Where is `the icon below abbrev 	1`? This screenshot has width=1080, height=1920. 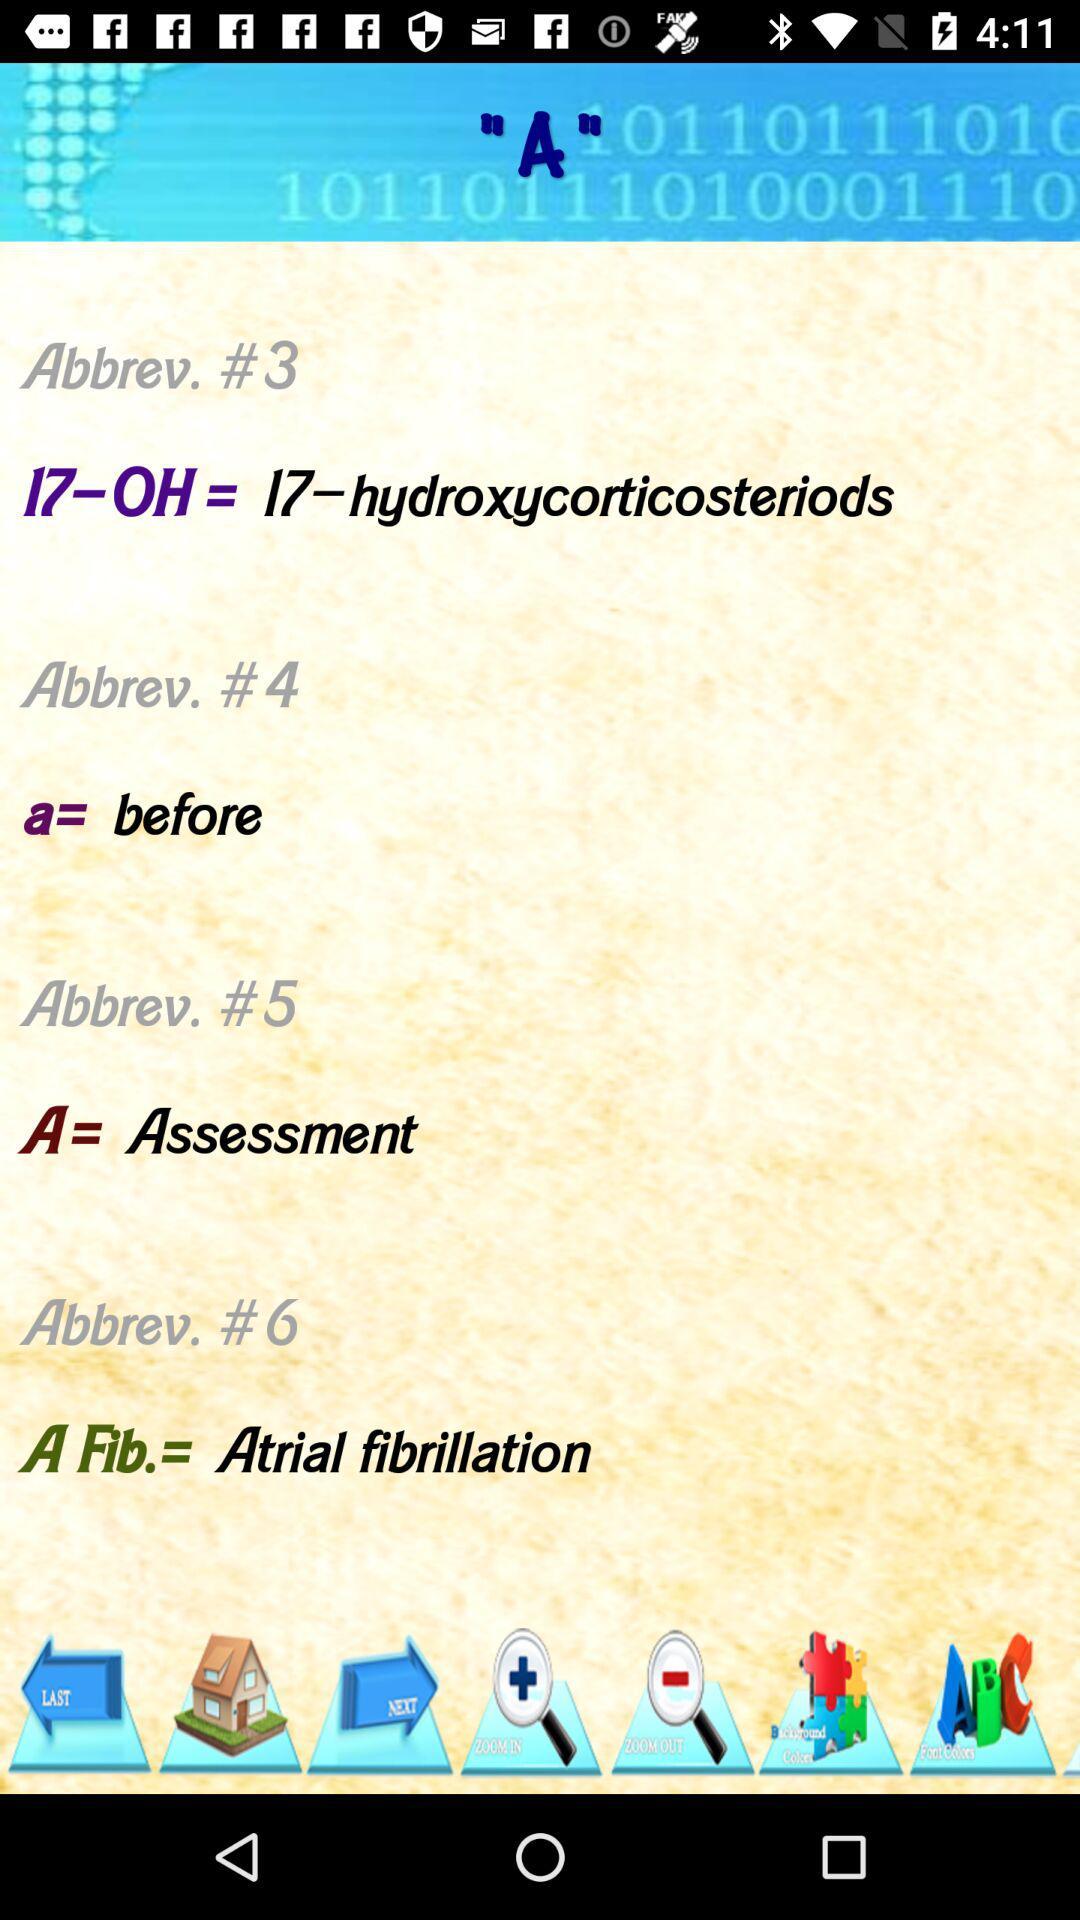 the icon below abbrev 	1 is located at coordinates (228, 1702).